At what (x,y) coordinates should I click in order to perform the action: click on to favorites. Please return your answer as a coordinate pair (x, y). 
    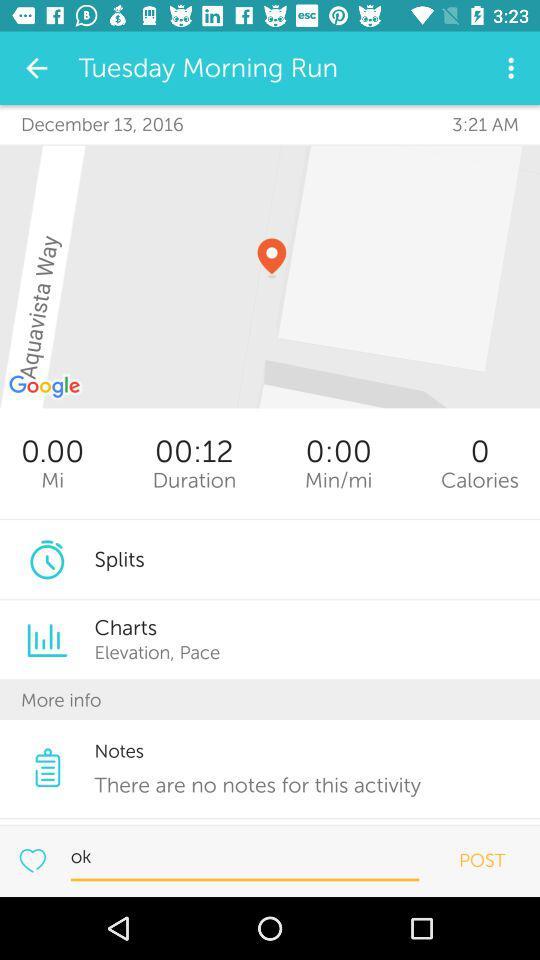
    Looking at the image, I should click on (31, 859).